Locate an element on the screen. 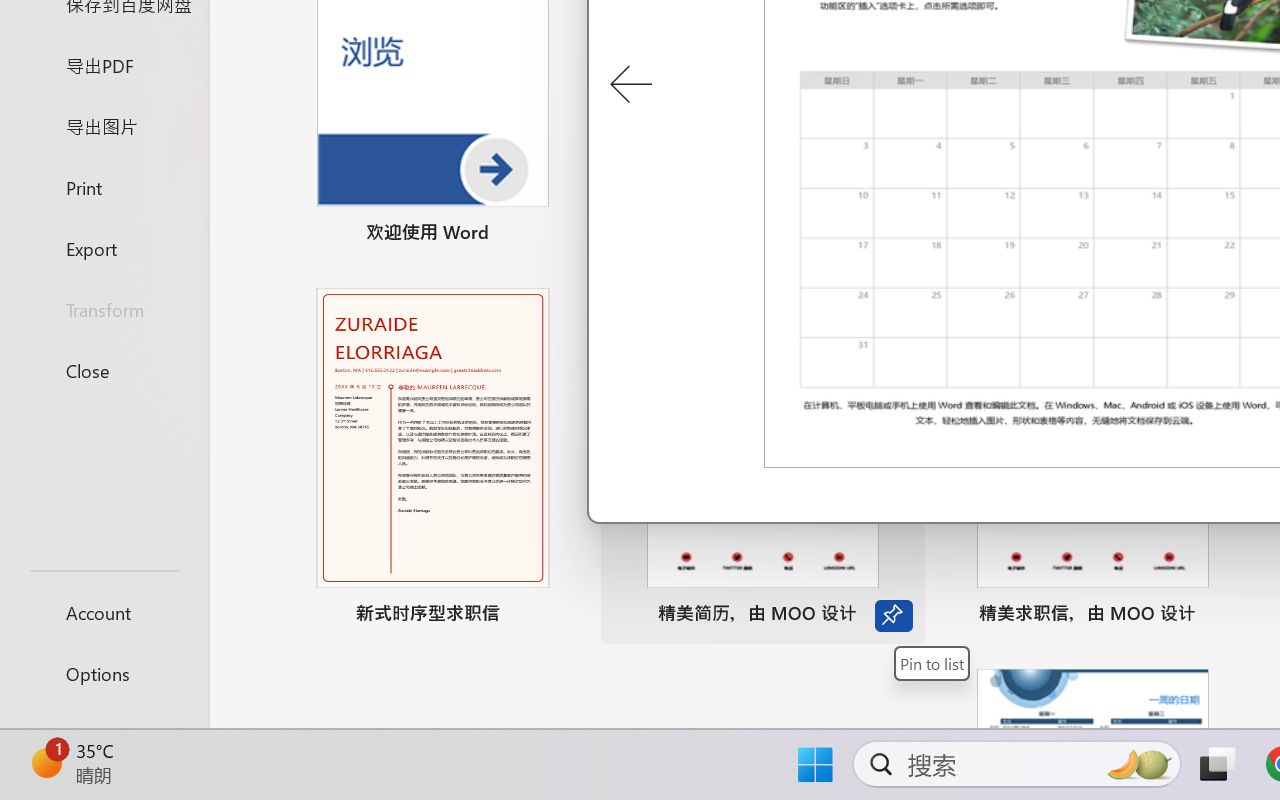 This screenshot has height=800, width=1280. 'Transform' is located at coordinates (103, 308).